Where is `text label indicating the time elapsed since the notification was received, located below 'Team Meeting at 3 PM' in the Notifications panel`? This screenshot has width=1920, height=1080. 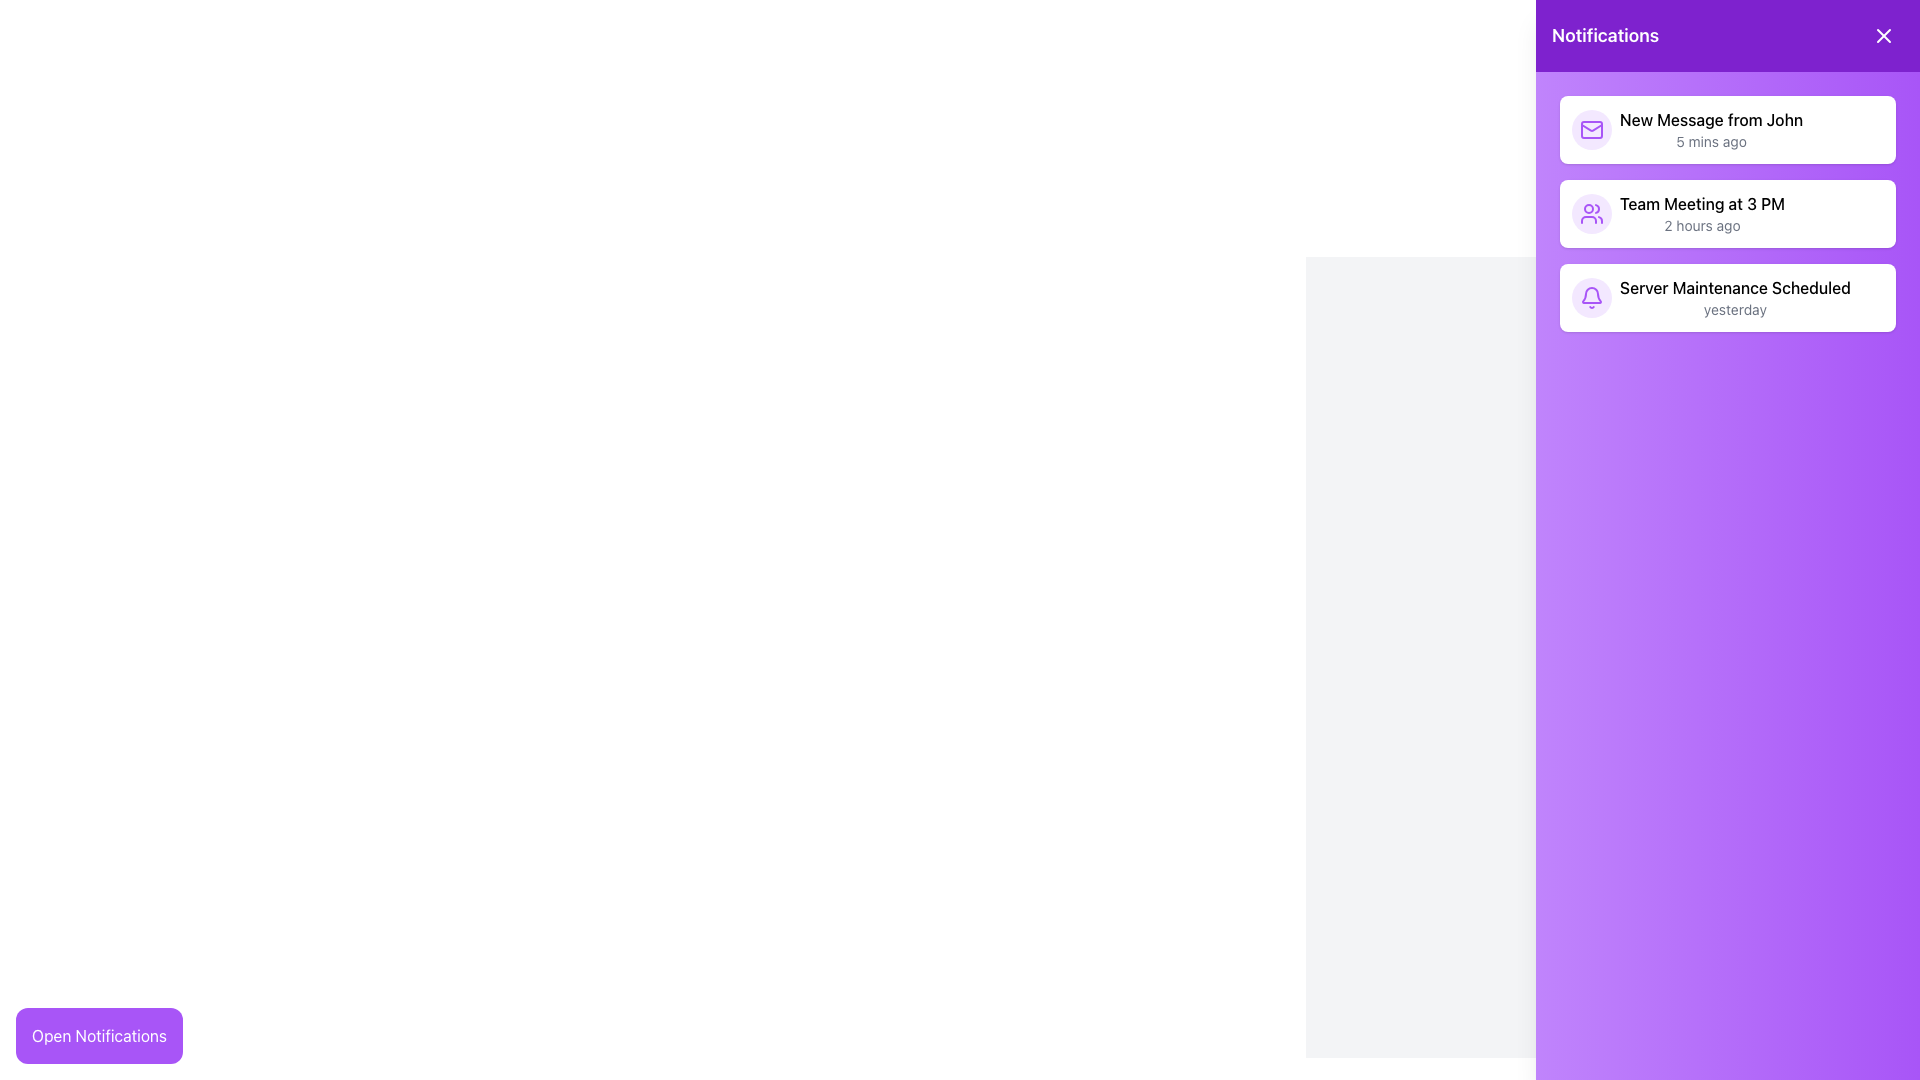
text label indicating the time elapsed since the notification was received, located below 'Team Meeting at 3 PM' in the Notifications panel is located at coordinates (1701, 225).